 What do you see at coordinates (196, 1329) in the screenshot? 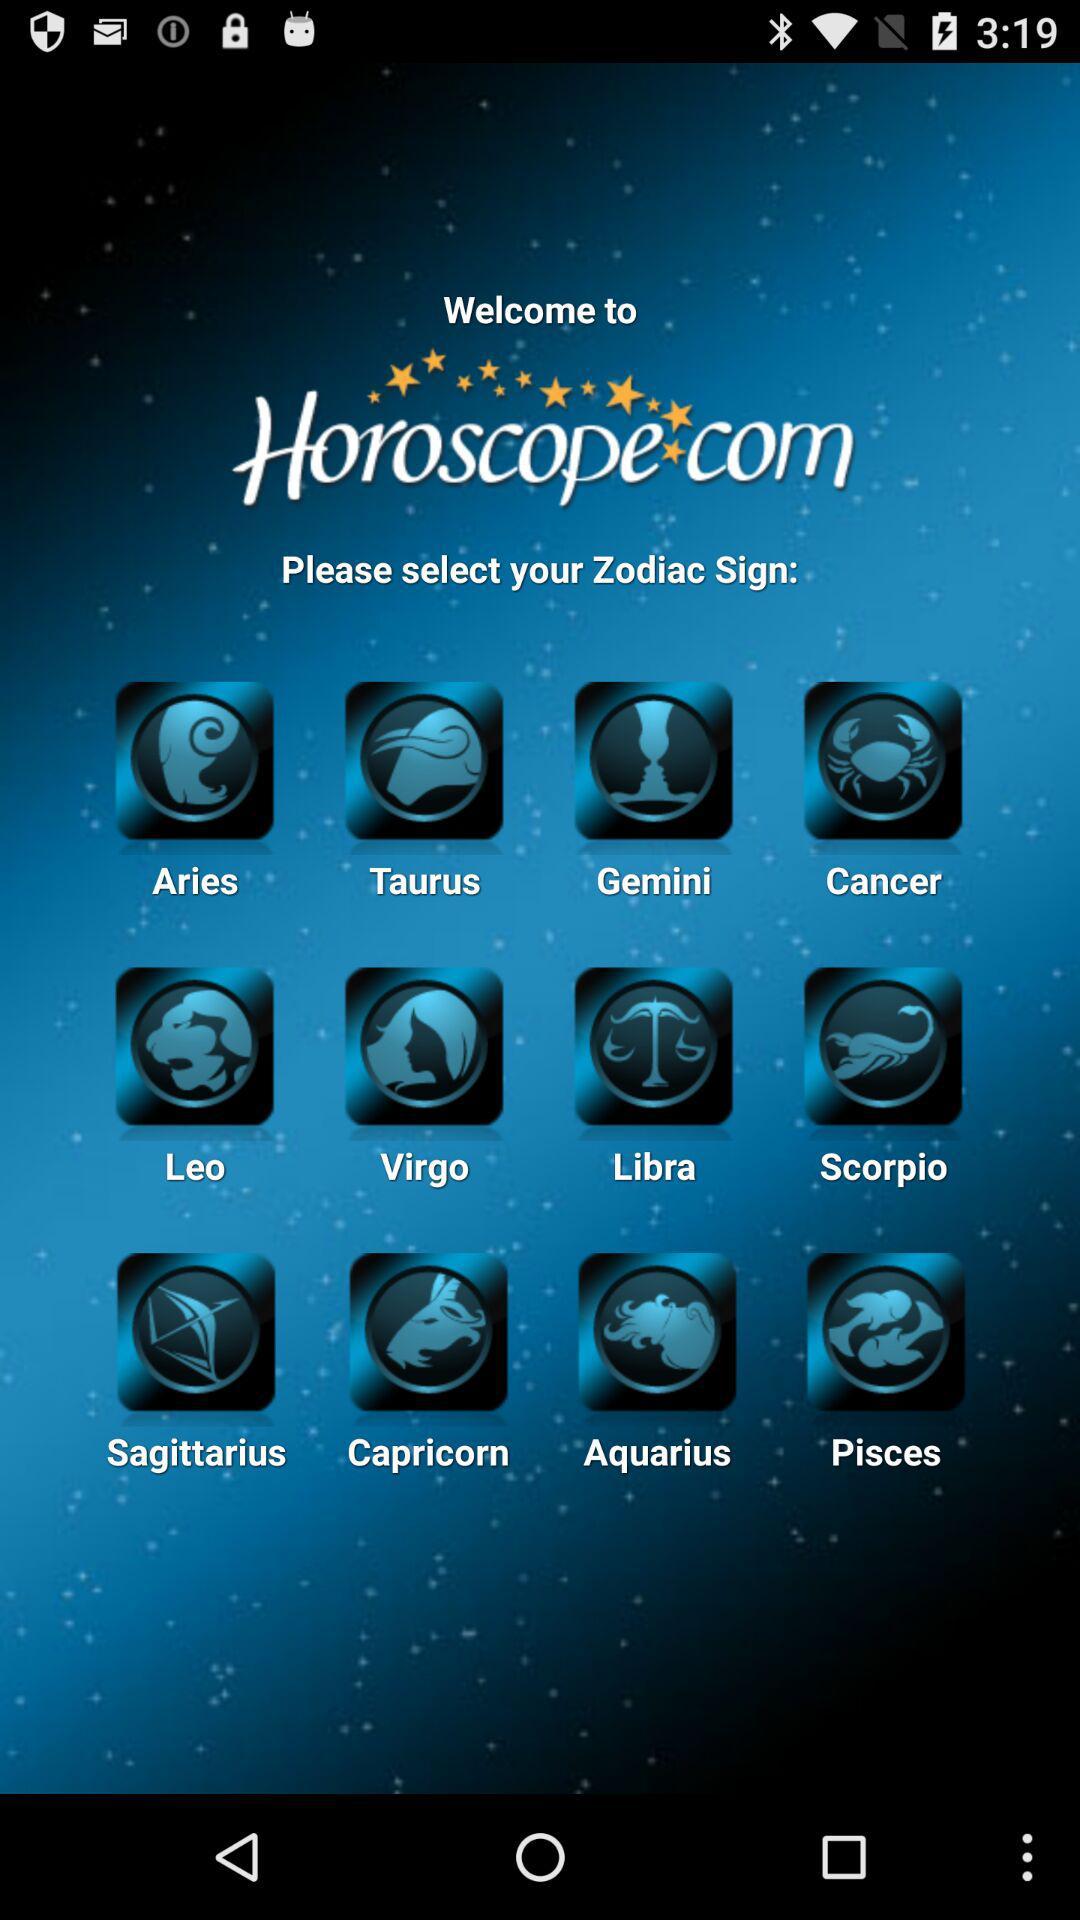
I see `open new page` at bounding box center [196, 1329].